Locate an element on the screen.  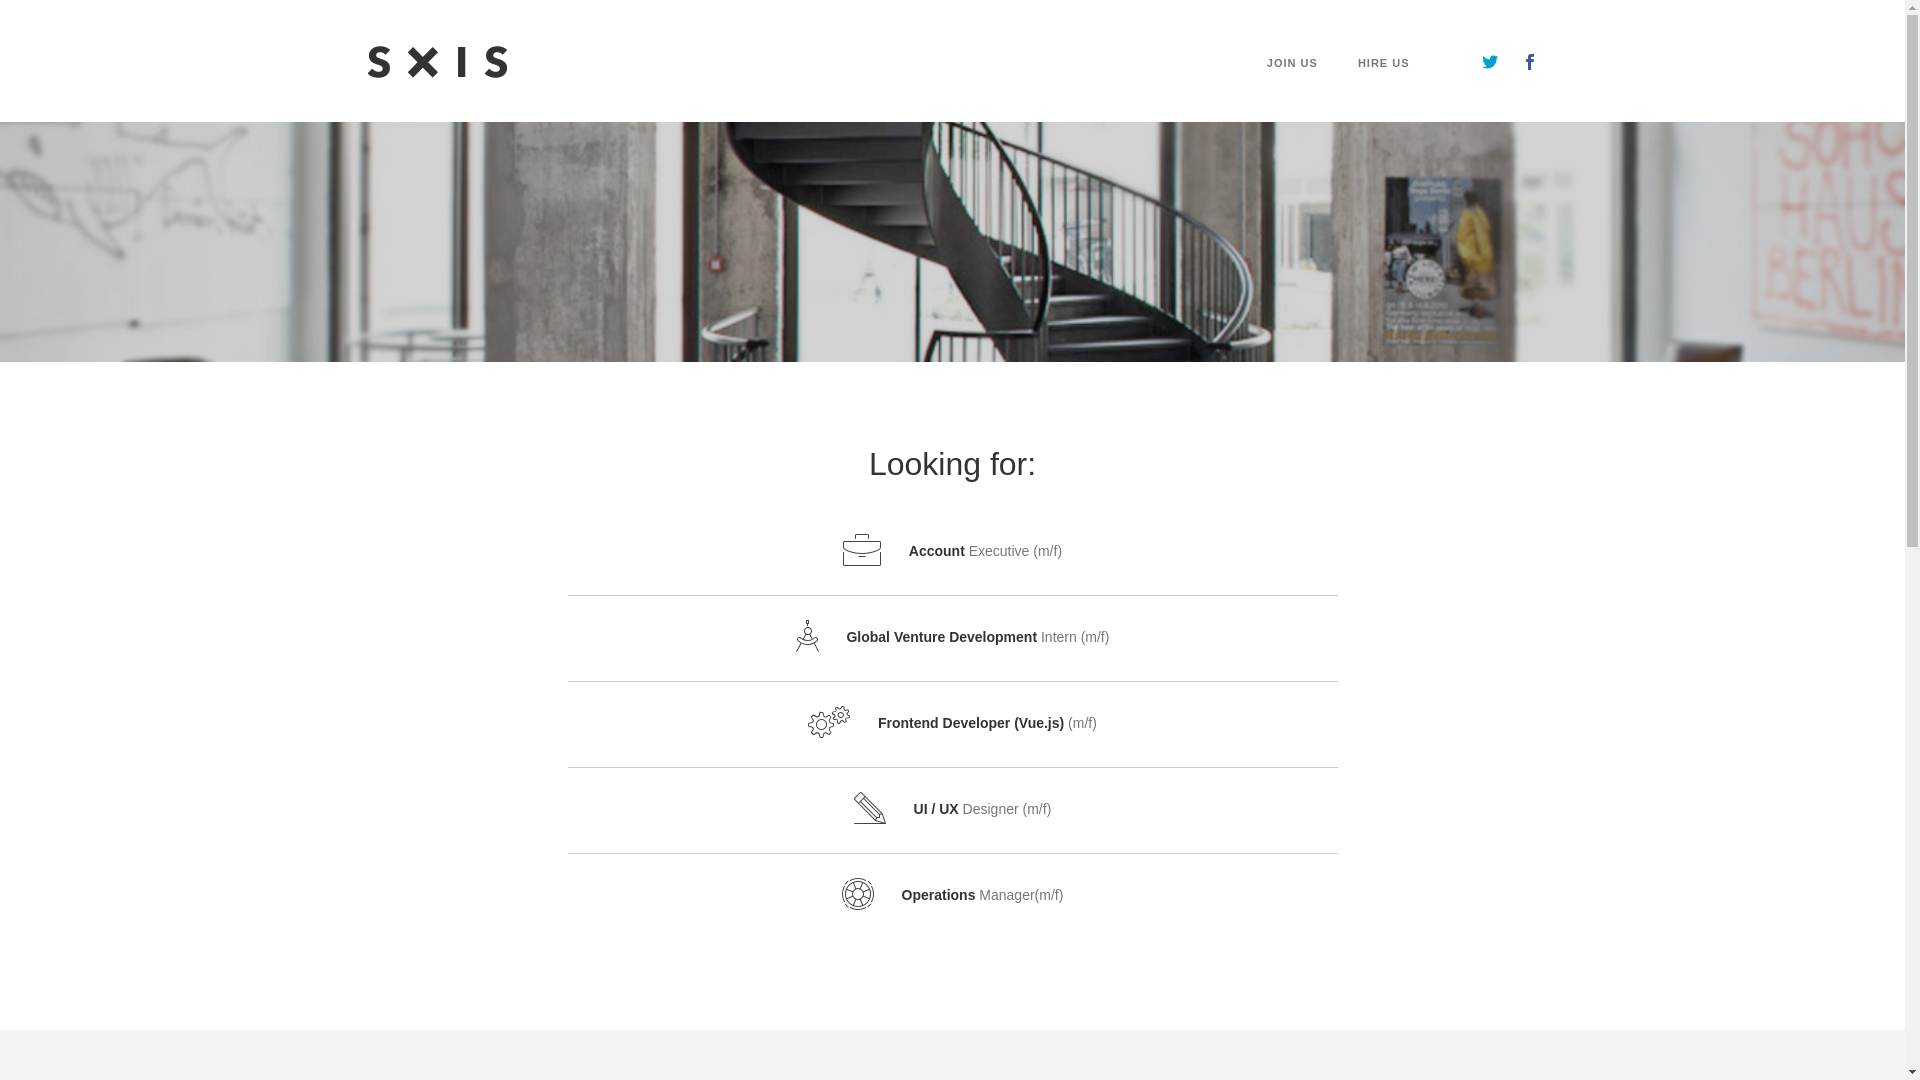
'JOIN US' is located at coordinates (1292, 88).